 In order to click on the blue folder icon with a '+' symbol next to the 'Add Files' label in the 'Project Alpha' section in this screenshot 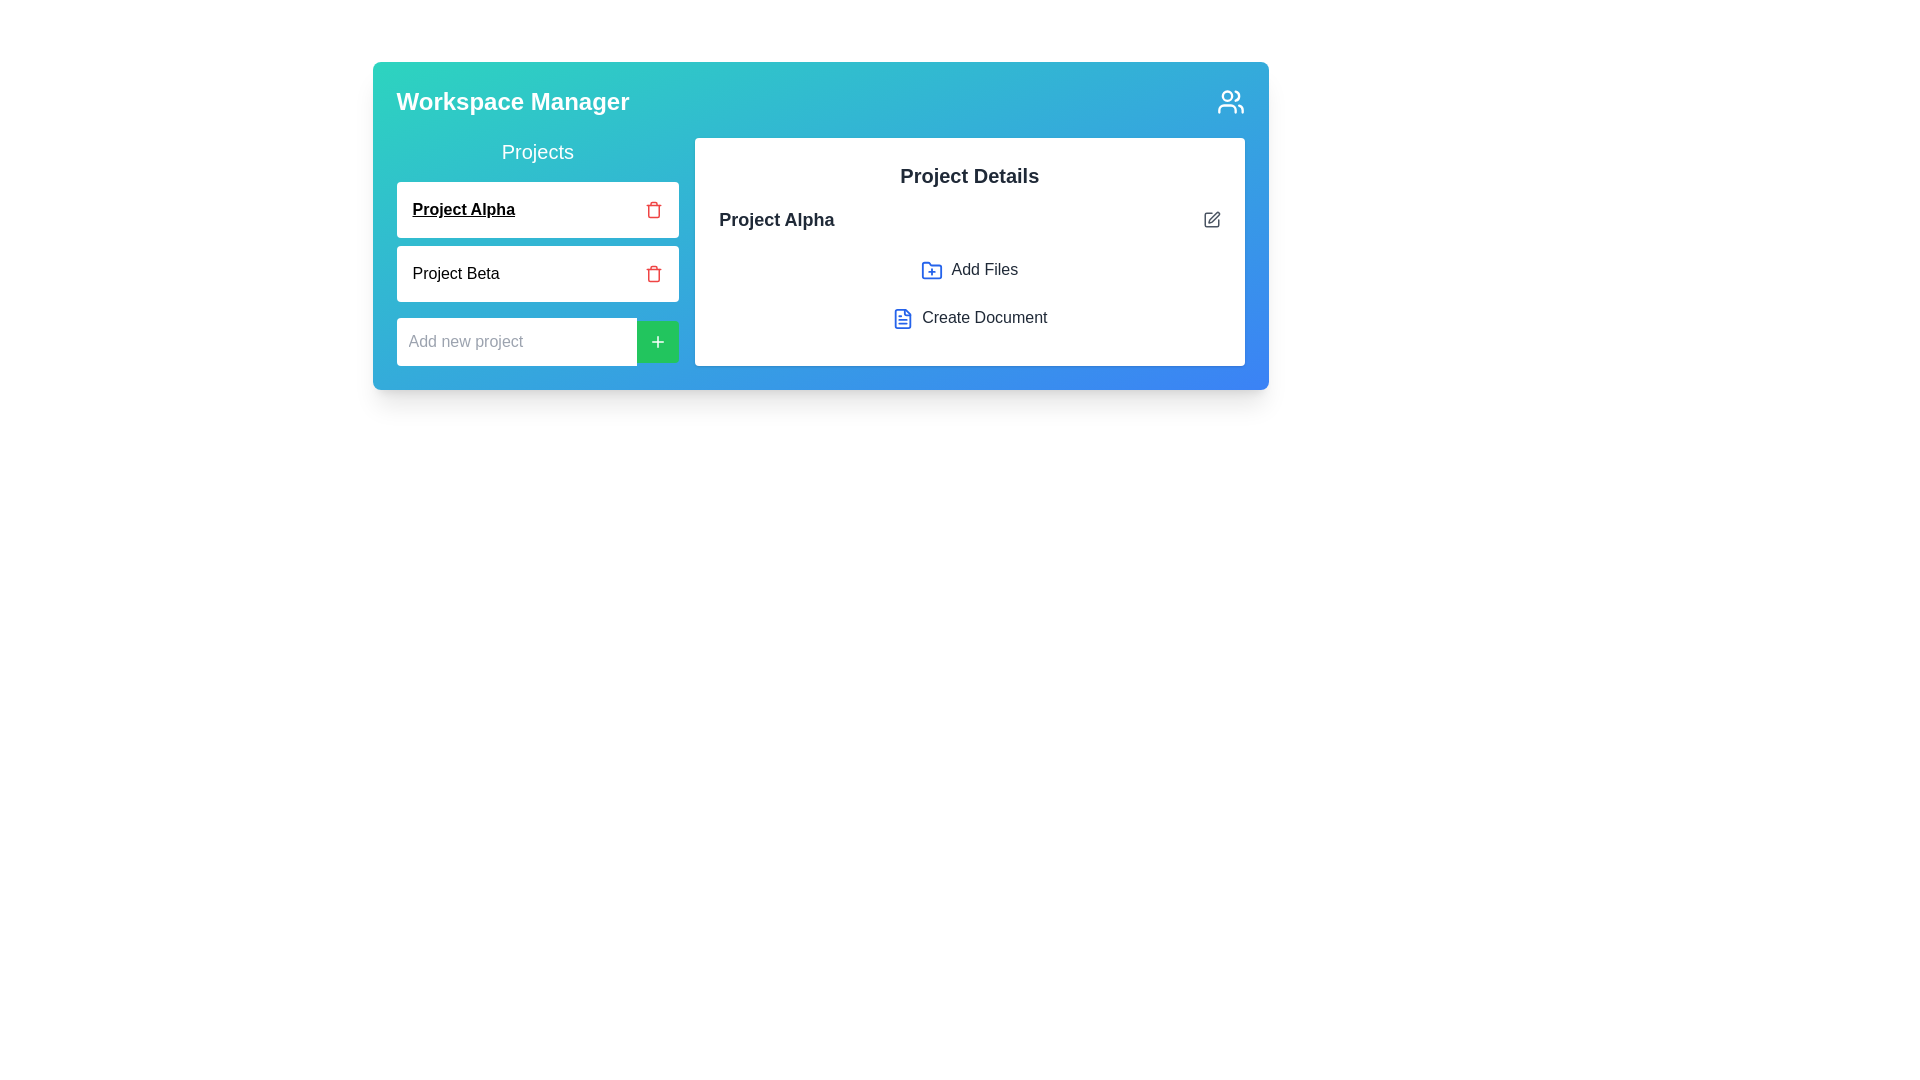, I will do `click(969, 266)`.